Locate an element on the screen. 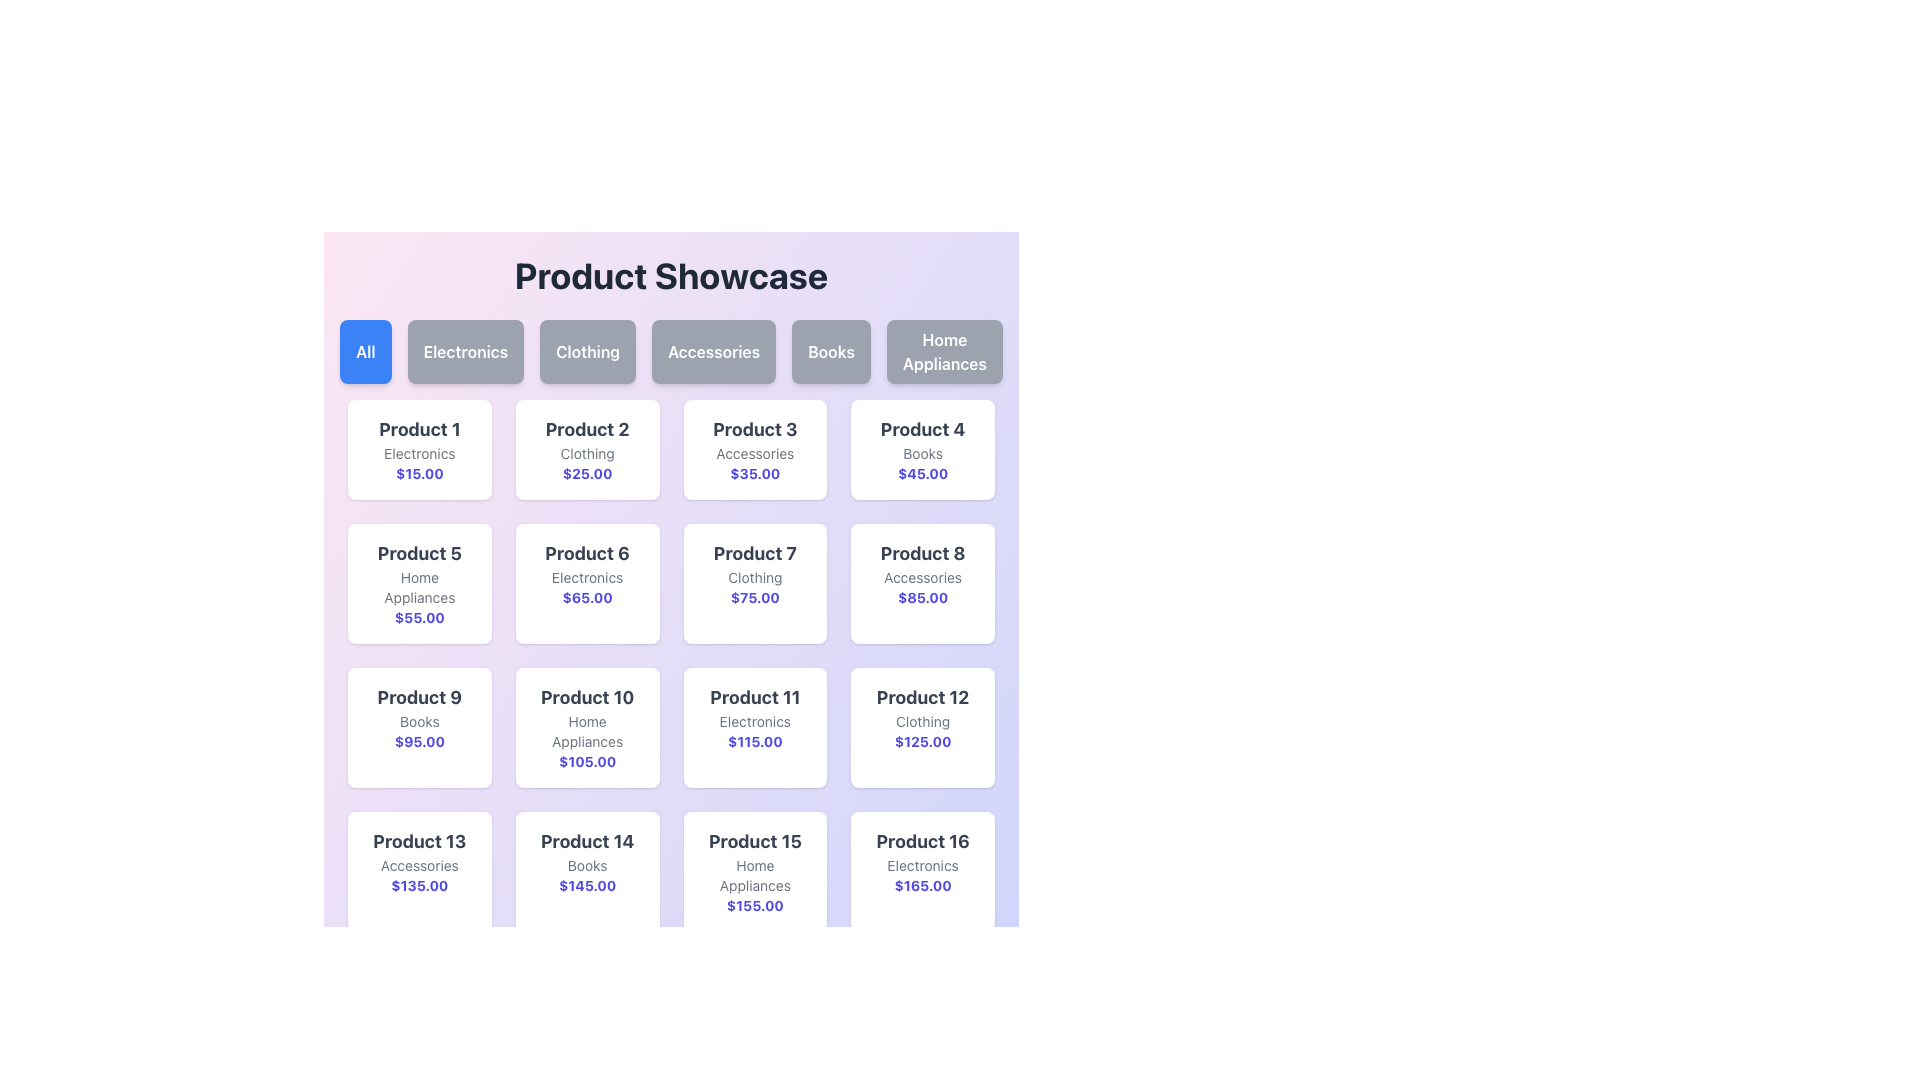  the static text label 'Product 12', which is located in the fourth column of the bottom row of the grid within the card, positioned below the product title and above the price is located at coordinates (922, 721).